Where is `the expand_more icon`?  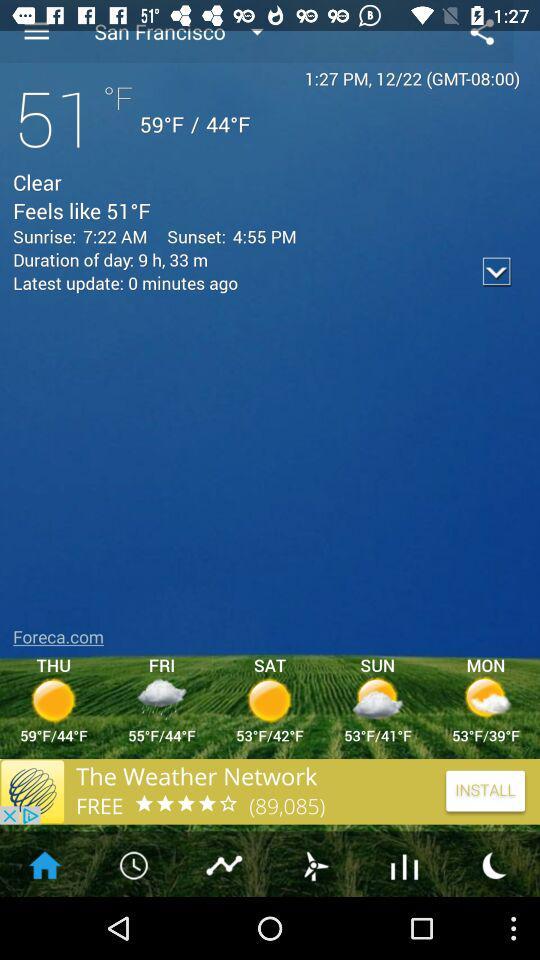 the expand_more icon is located at coordinates (496, 289).